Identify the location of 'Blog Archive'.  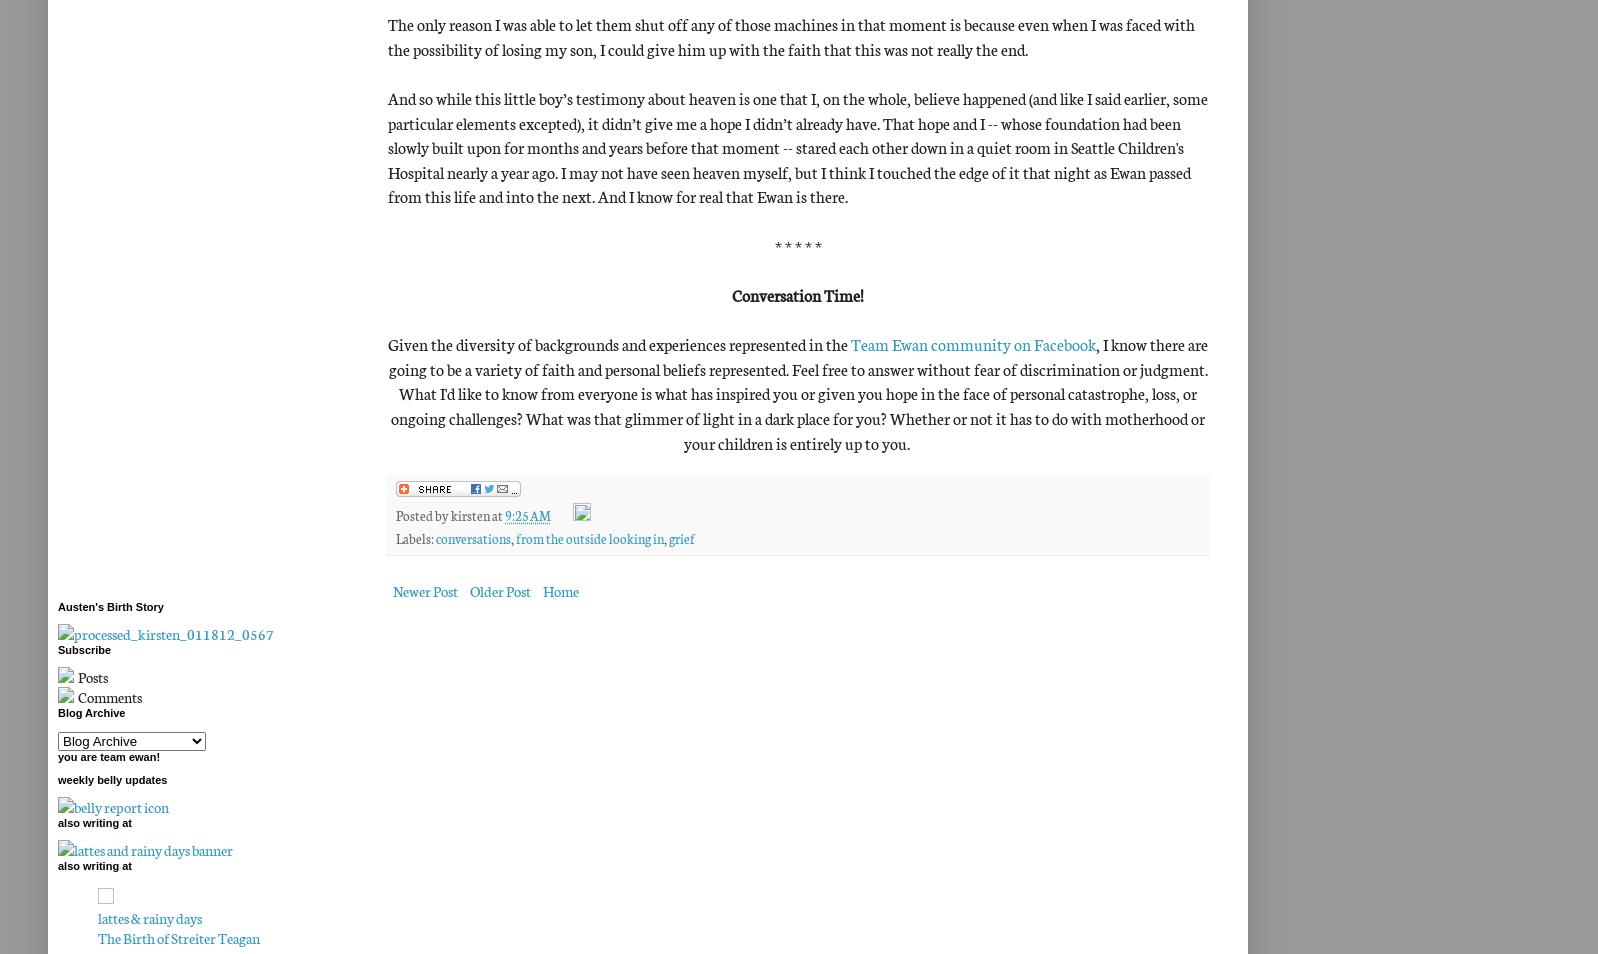
(90, 712).